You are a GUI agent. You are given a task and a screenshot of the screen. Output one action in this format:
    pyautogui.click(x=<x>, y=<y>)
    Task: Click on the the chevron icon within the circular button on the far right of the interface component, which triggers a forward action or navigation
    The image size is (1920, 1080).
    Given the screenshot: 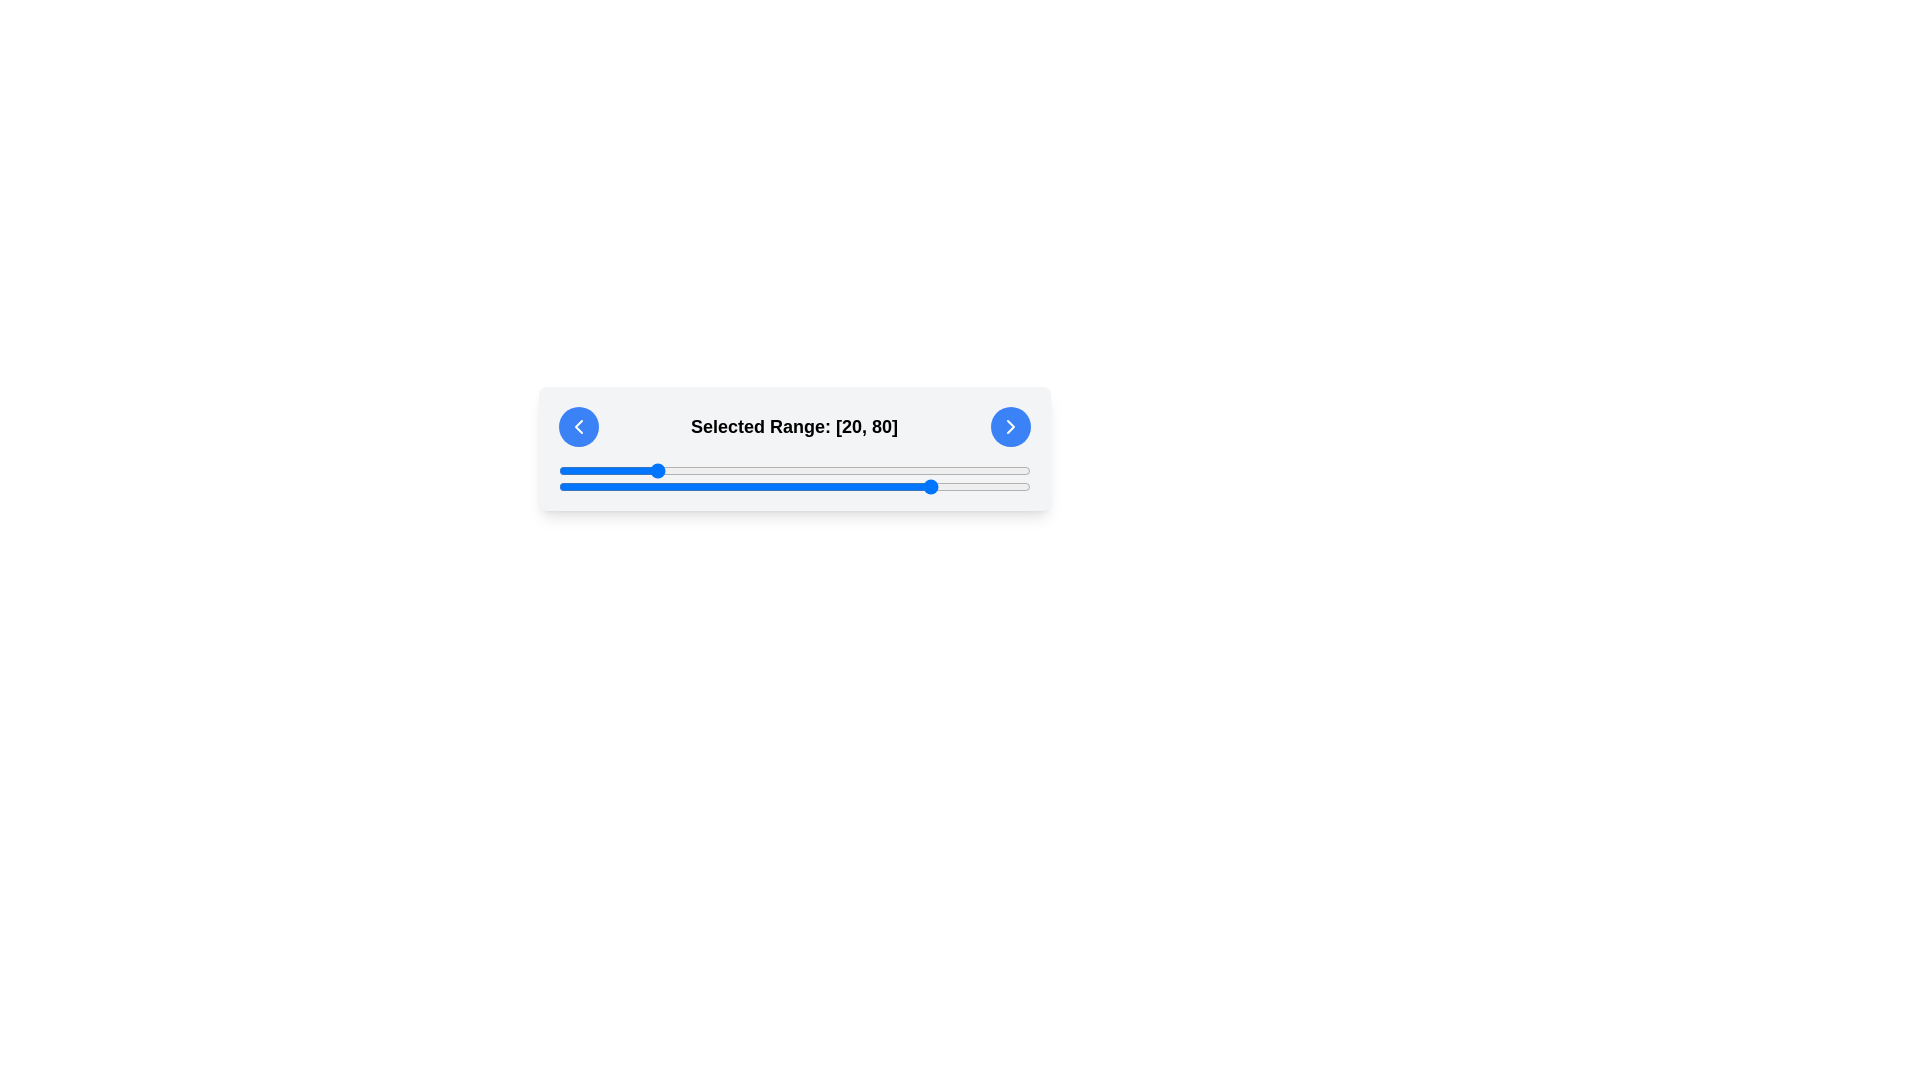 What is the action you would take?
    pyautogui.click(x=1010, y=426)
    